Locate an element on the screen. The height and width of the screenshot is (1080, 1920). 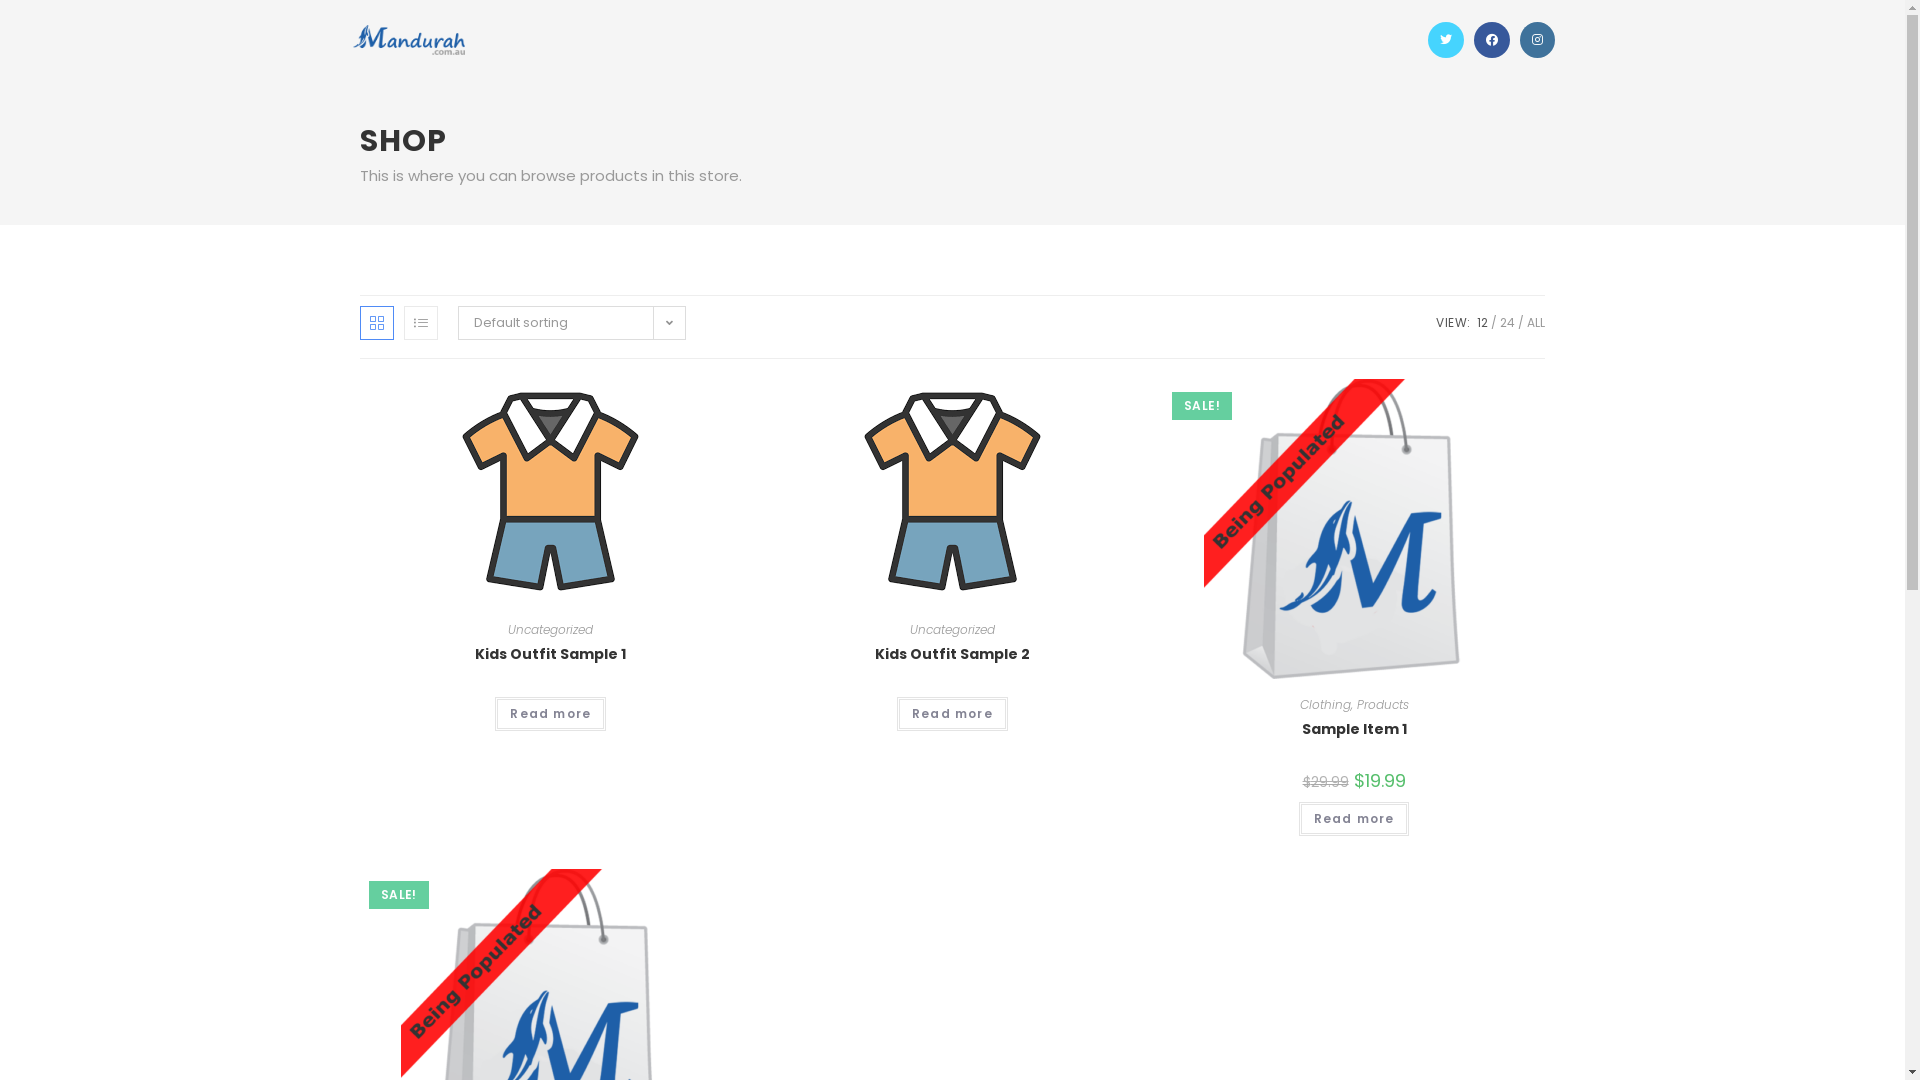
'ALL' is located at coordinates (1535, 321).